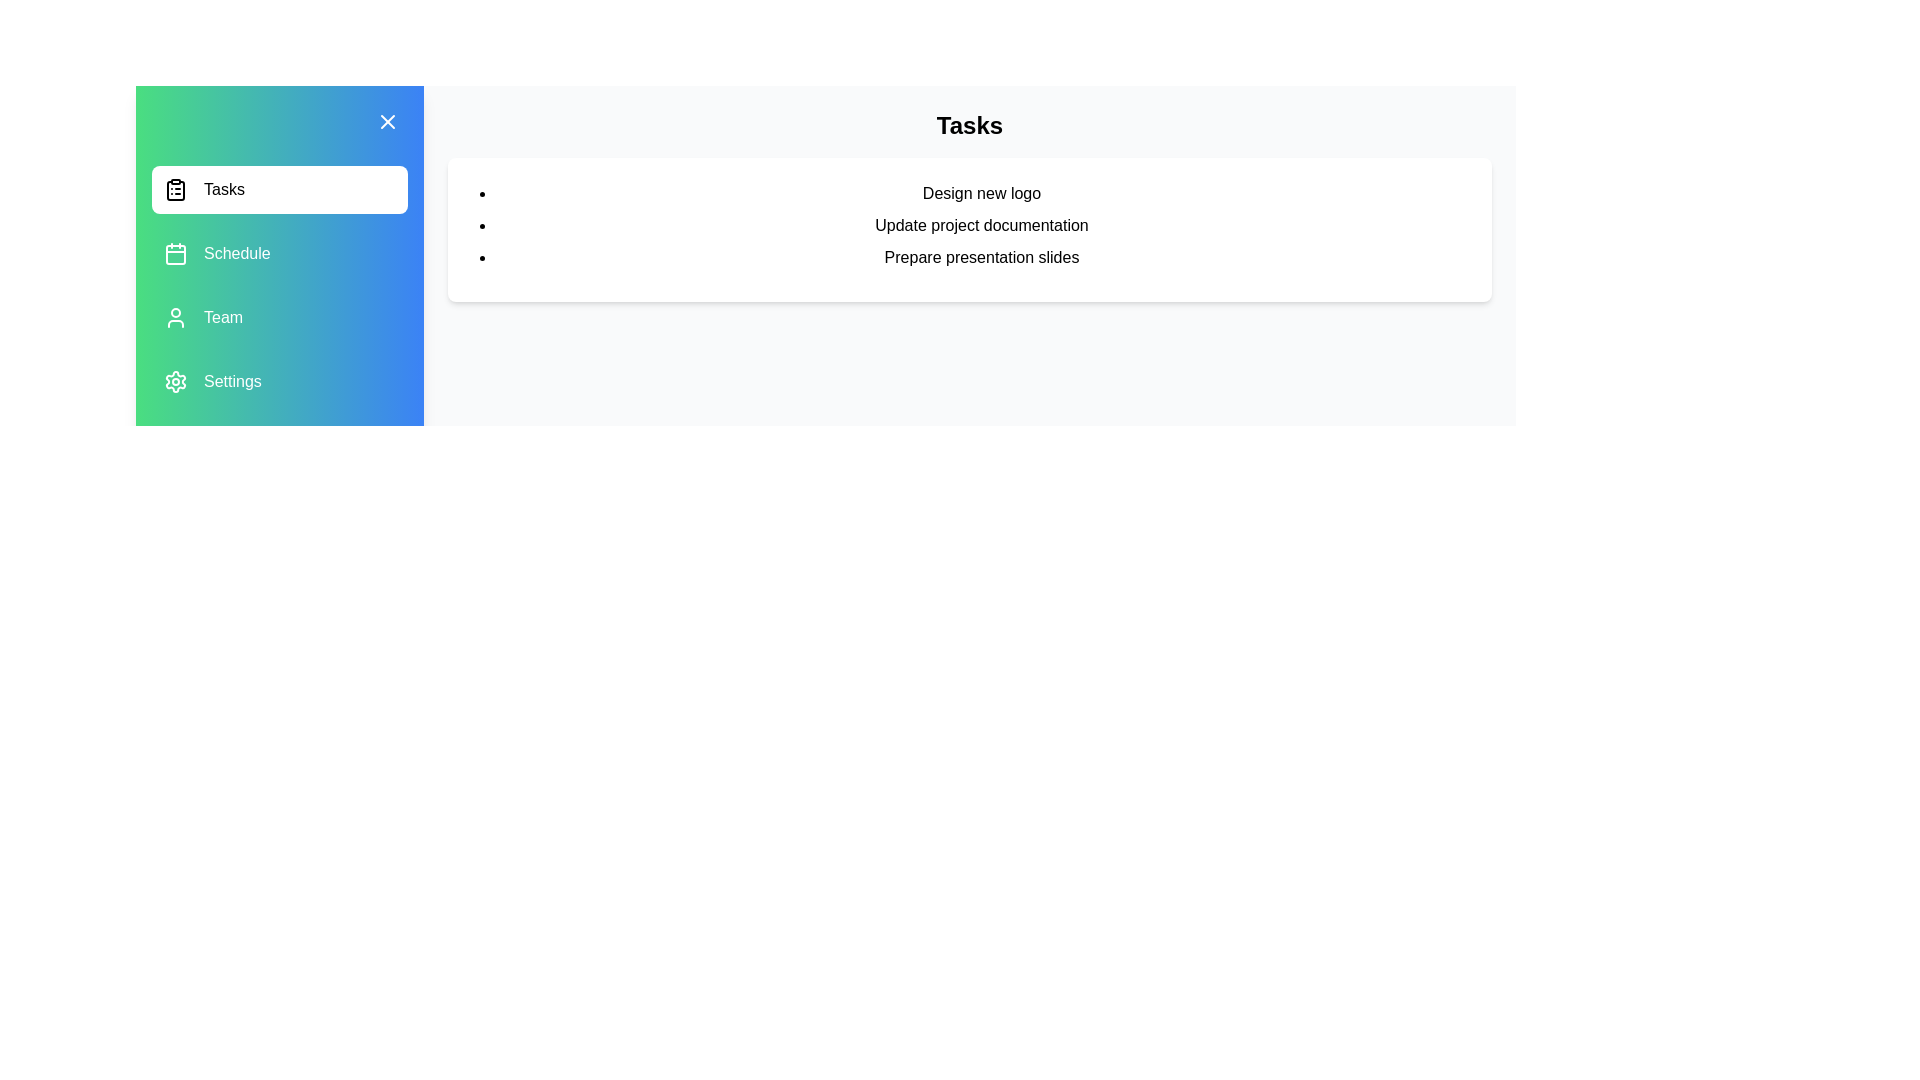 The height and width of the screenshot is (1080, 1920). I want to click on the section Settings from the drawer menu, so click(278, 381).